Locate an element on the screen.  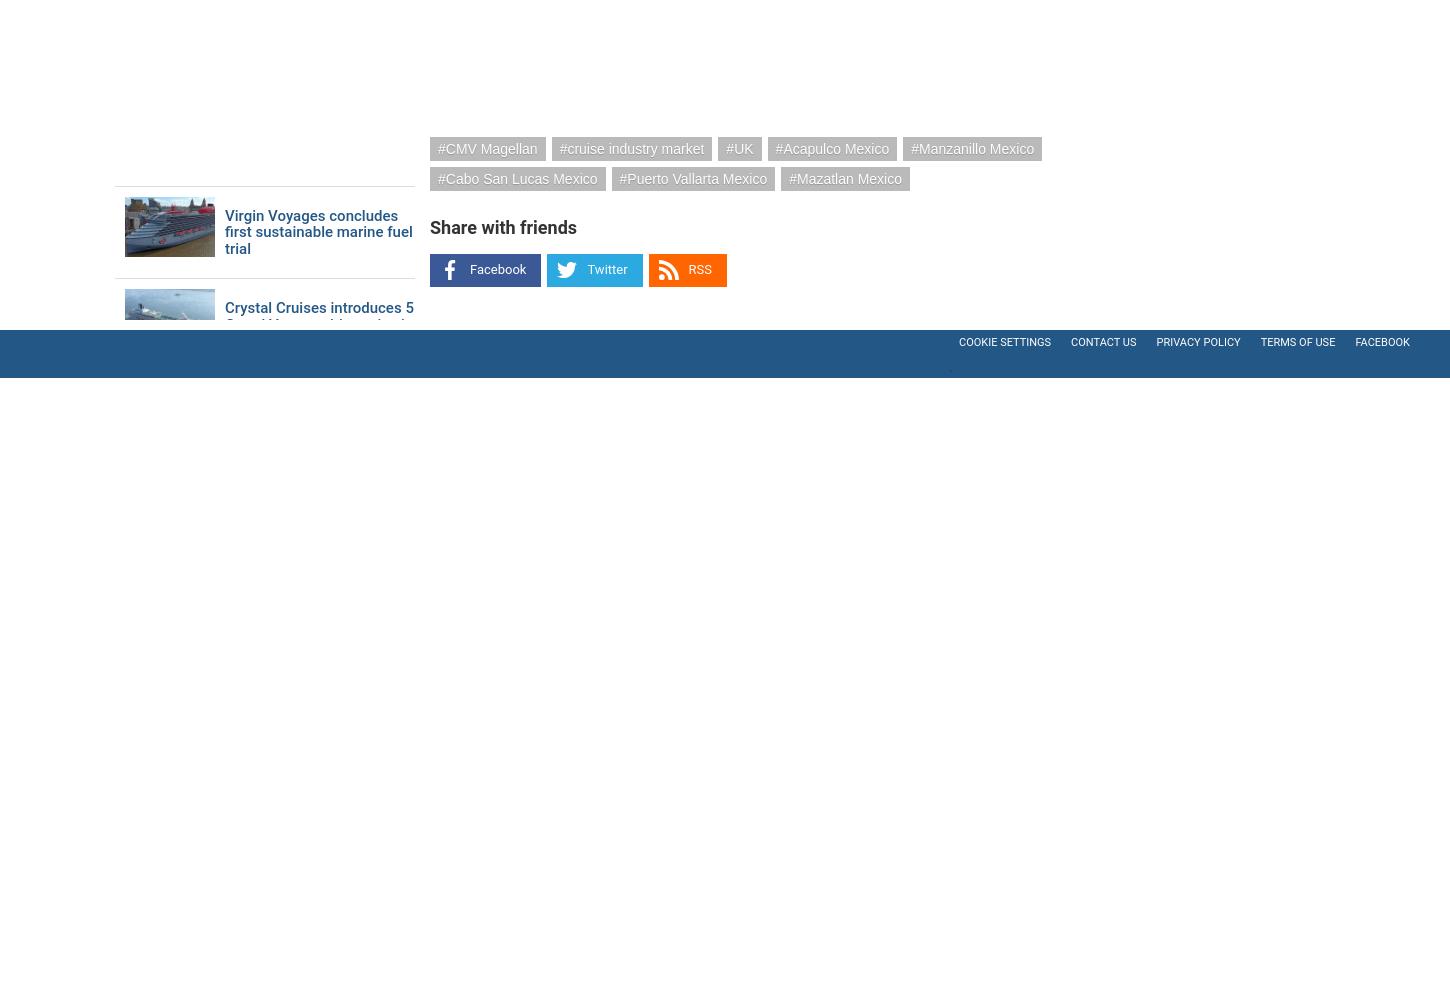
'CMV Magellan' is located at coordinates (490, 149).